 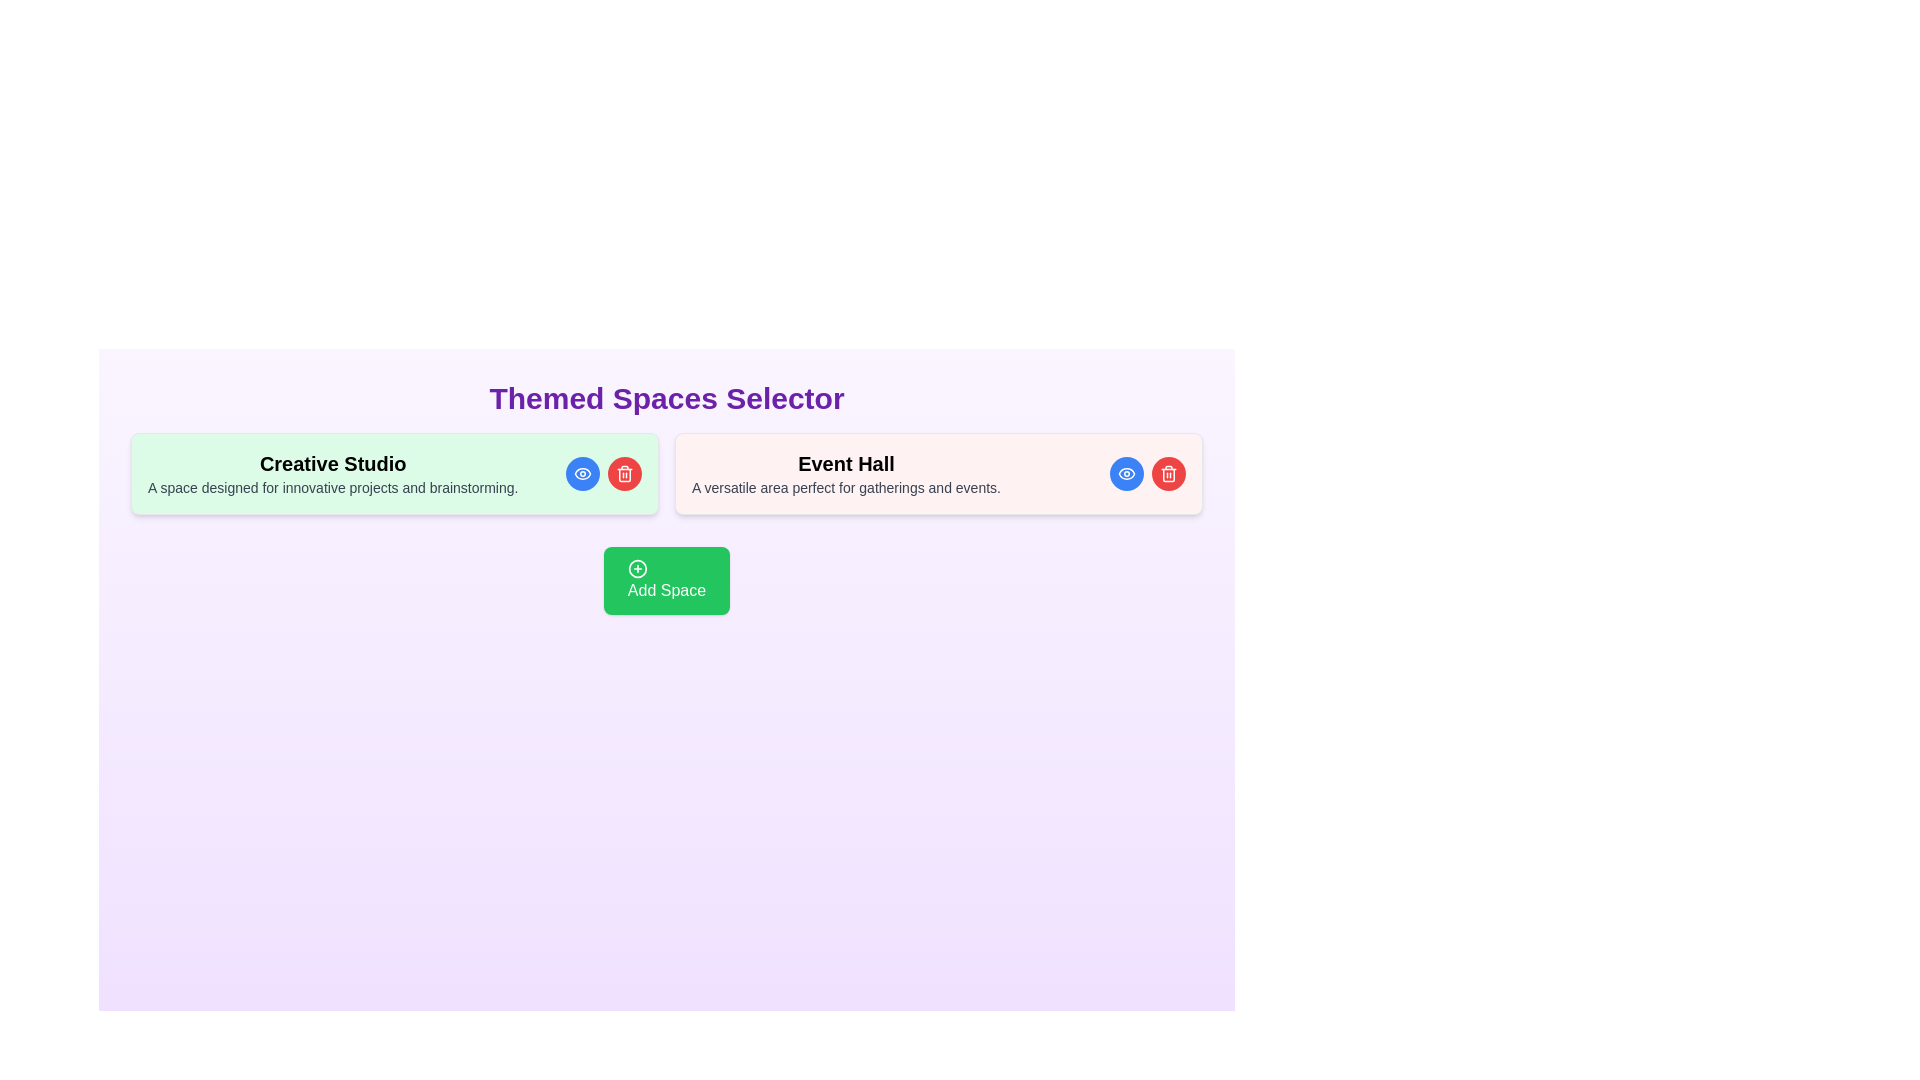 What do you see at coordinates (1169, 474) in the screenshot?
I see `the delete icon represented by a red circular button to the right of the 'Event Hall' section` at bounding box center [1169, 474].